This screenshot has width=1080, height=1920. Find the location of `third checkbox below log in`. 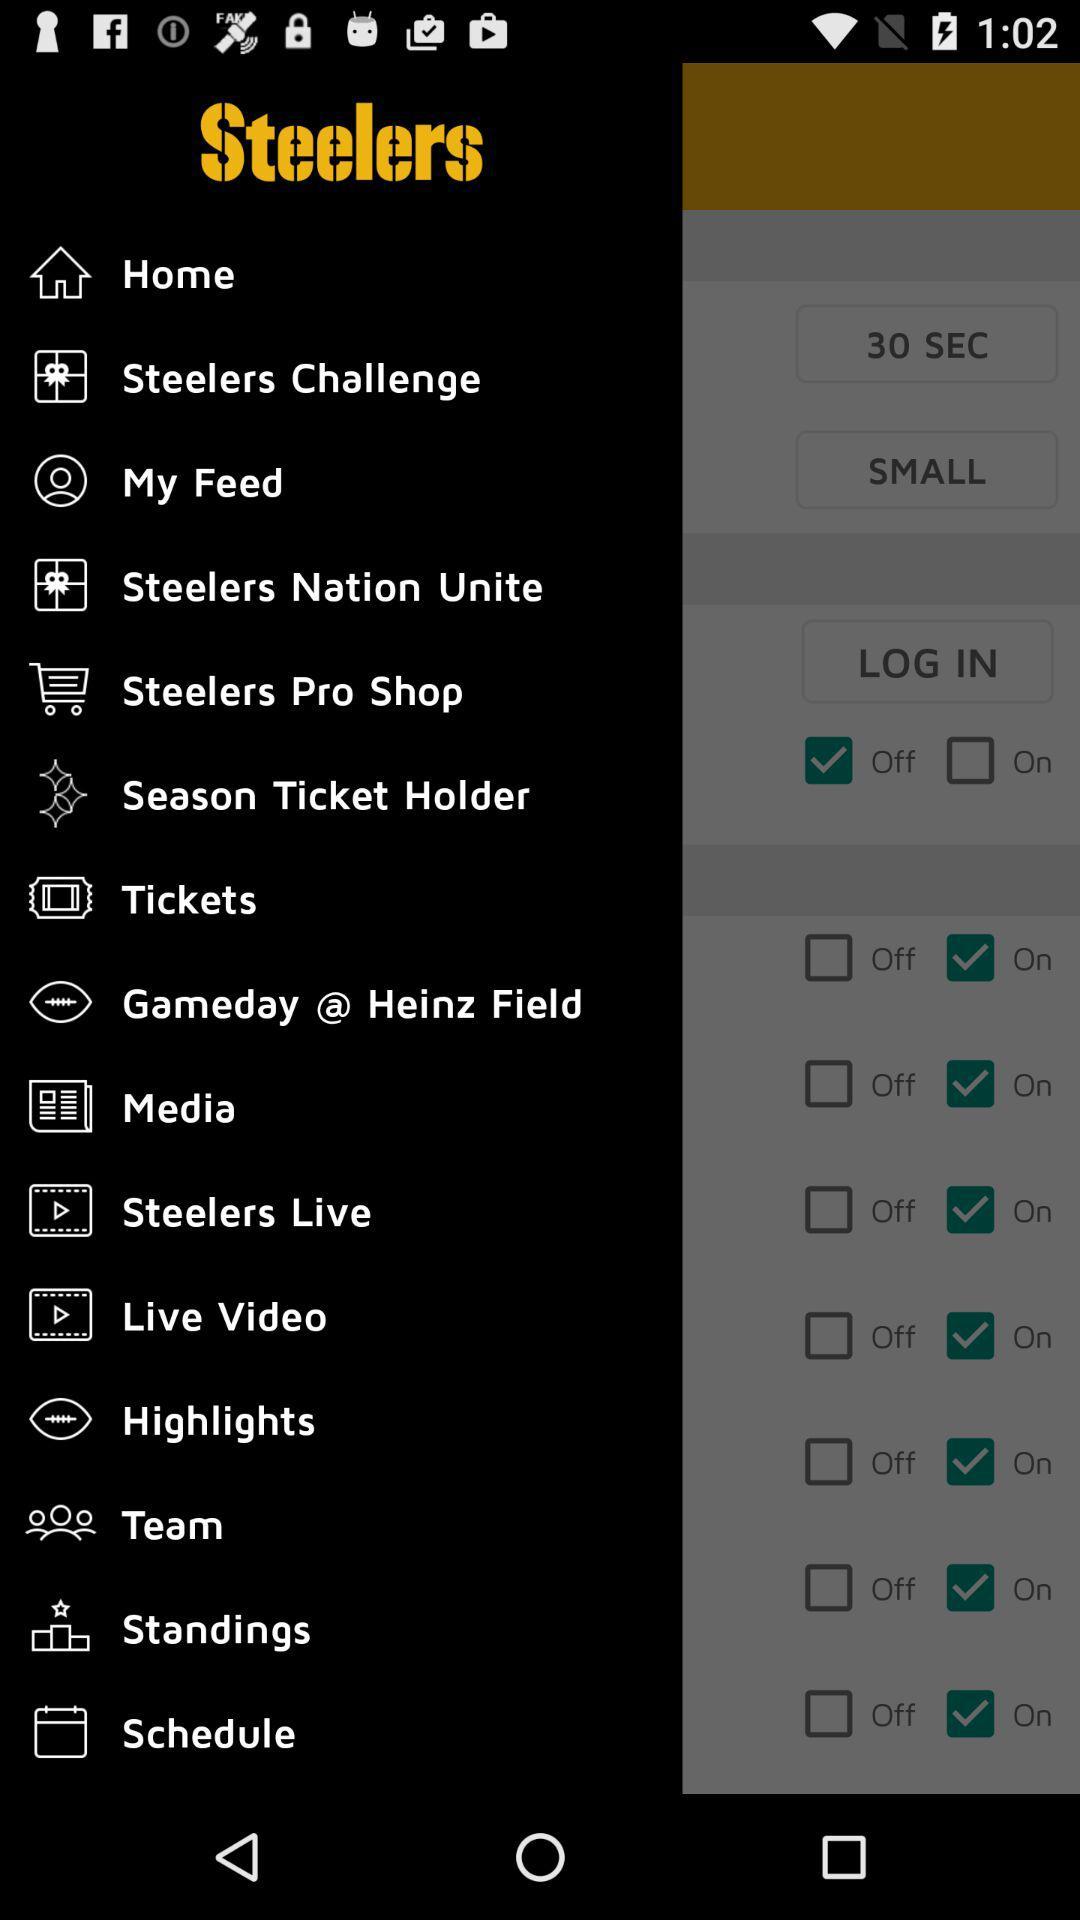

third checkbox below log in is located at coordinates (856, 1083).